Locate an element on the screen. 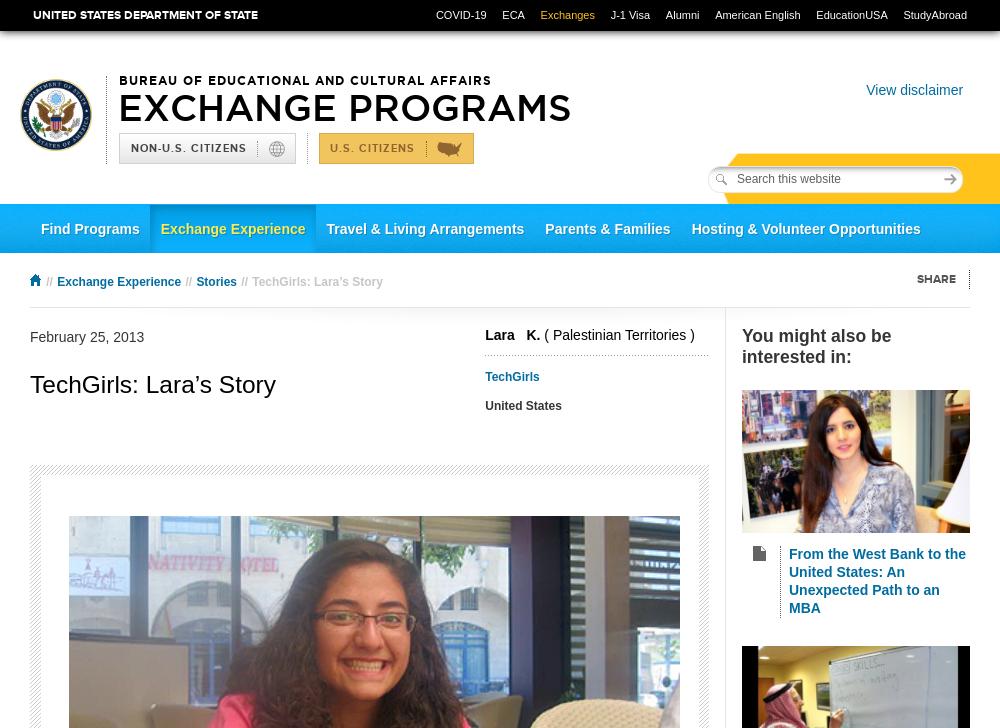 This screenshot has height=728, width=1000. 'Hosting & Volunteer Opportunities' is located at coordinates (690, 228).